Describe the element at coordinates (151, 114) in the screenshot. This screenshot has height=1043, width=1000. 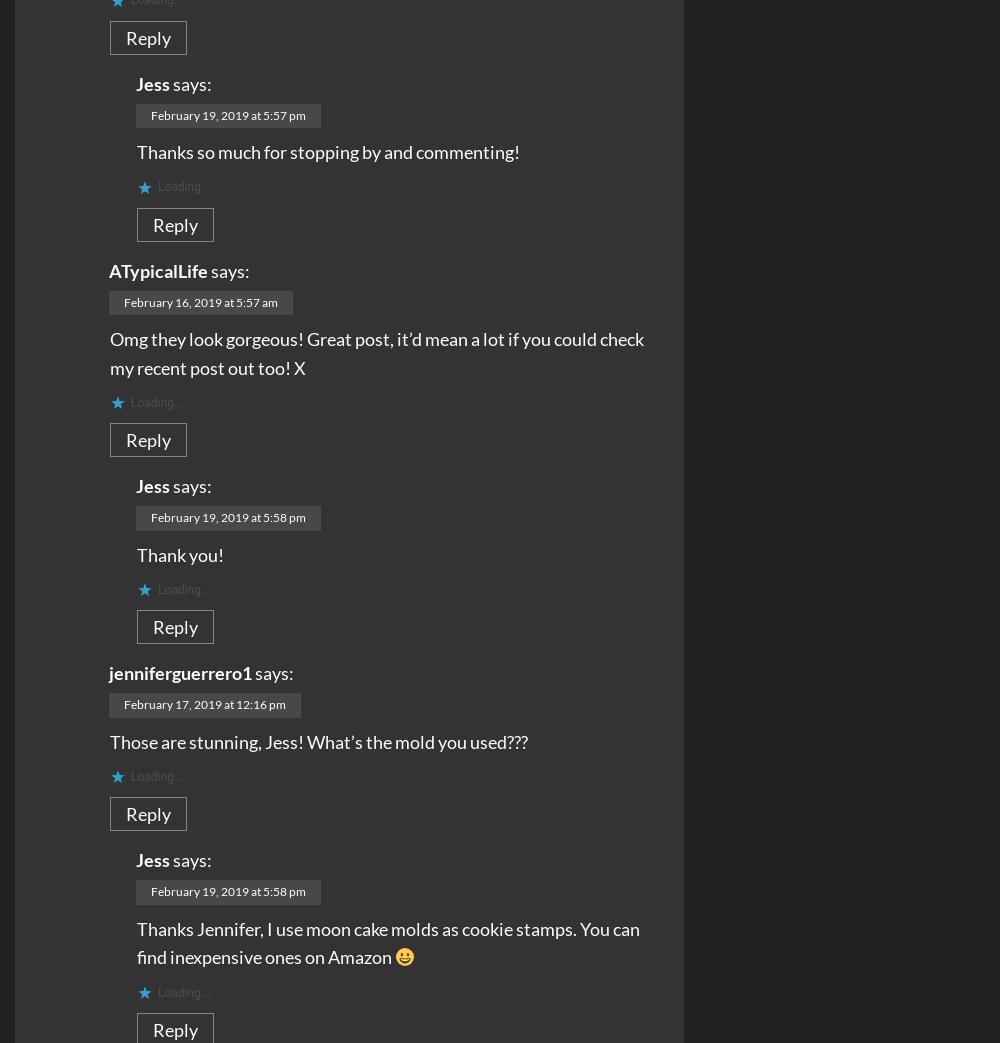
I see `'February 19, 2019 at 5:57 pm'` at that location.